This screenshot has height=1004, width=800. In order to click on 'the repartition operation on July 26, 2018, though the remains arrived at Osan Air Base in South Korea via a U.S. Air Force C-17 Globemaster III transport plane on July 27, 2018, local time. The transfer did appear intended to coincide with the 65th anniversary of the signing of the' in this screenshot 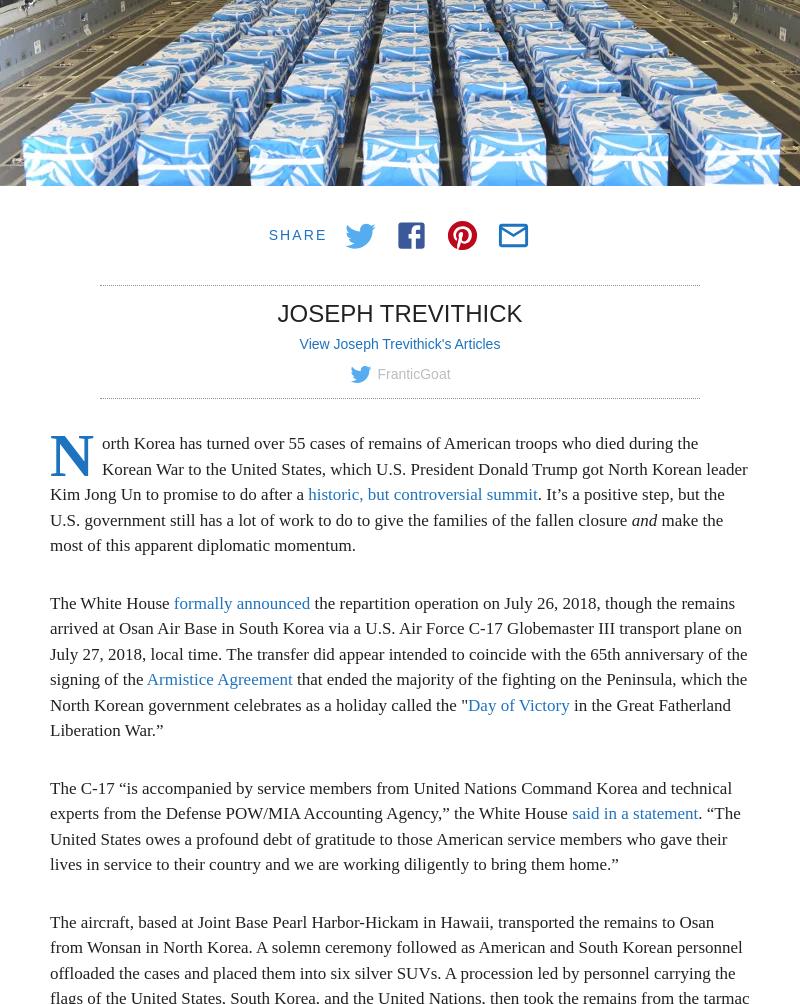, I will do `click(397, 639)`.